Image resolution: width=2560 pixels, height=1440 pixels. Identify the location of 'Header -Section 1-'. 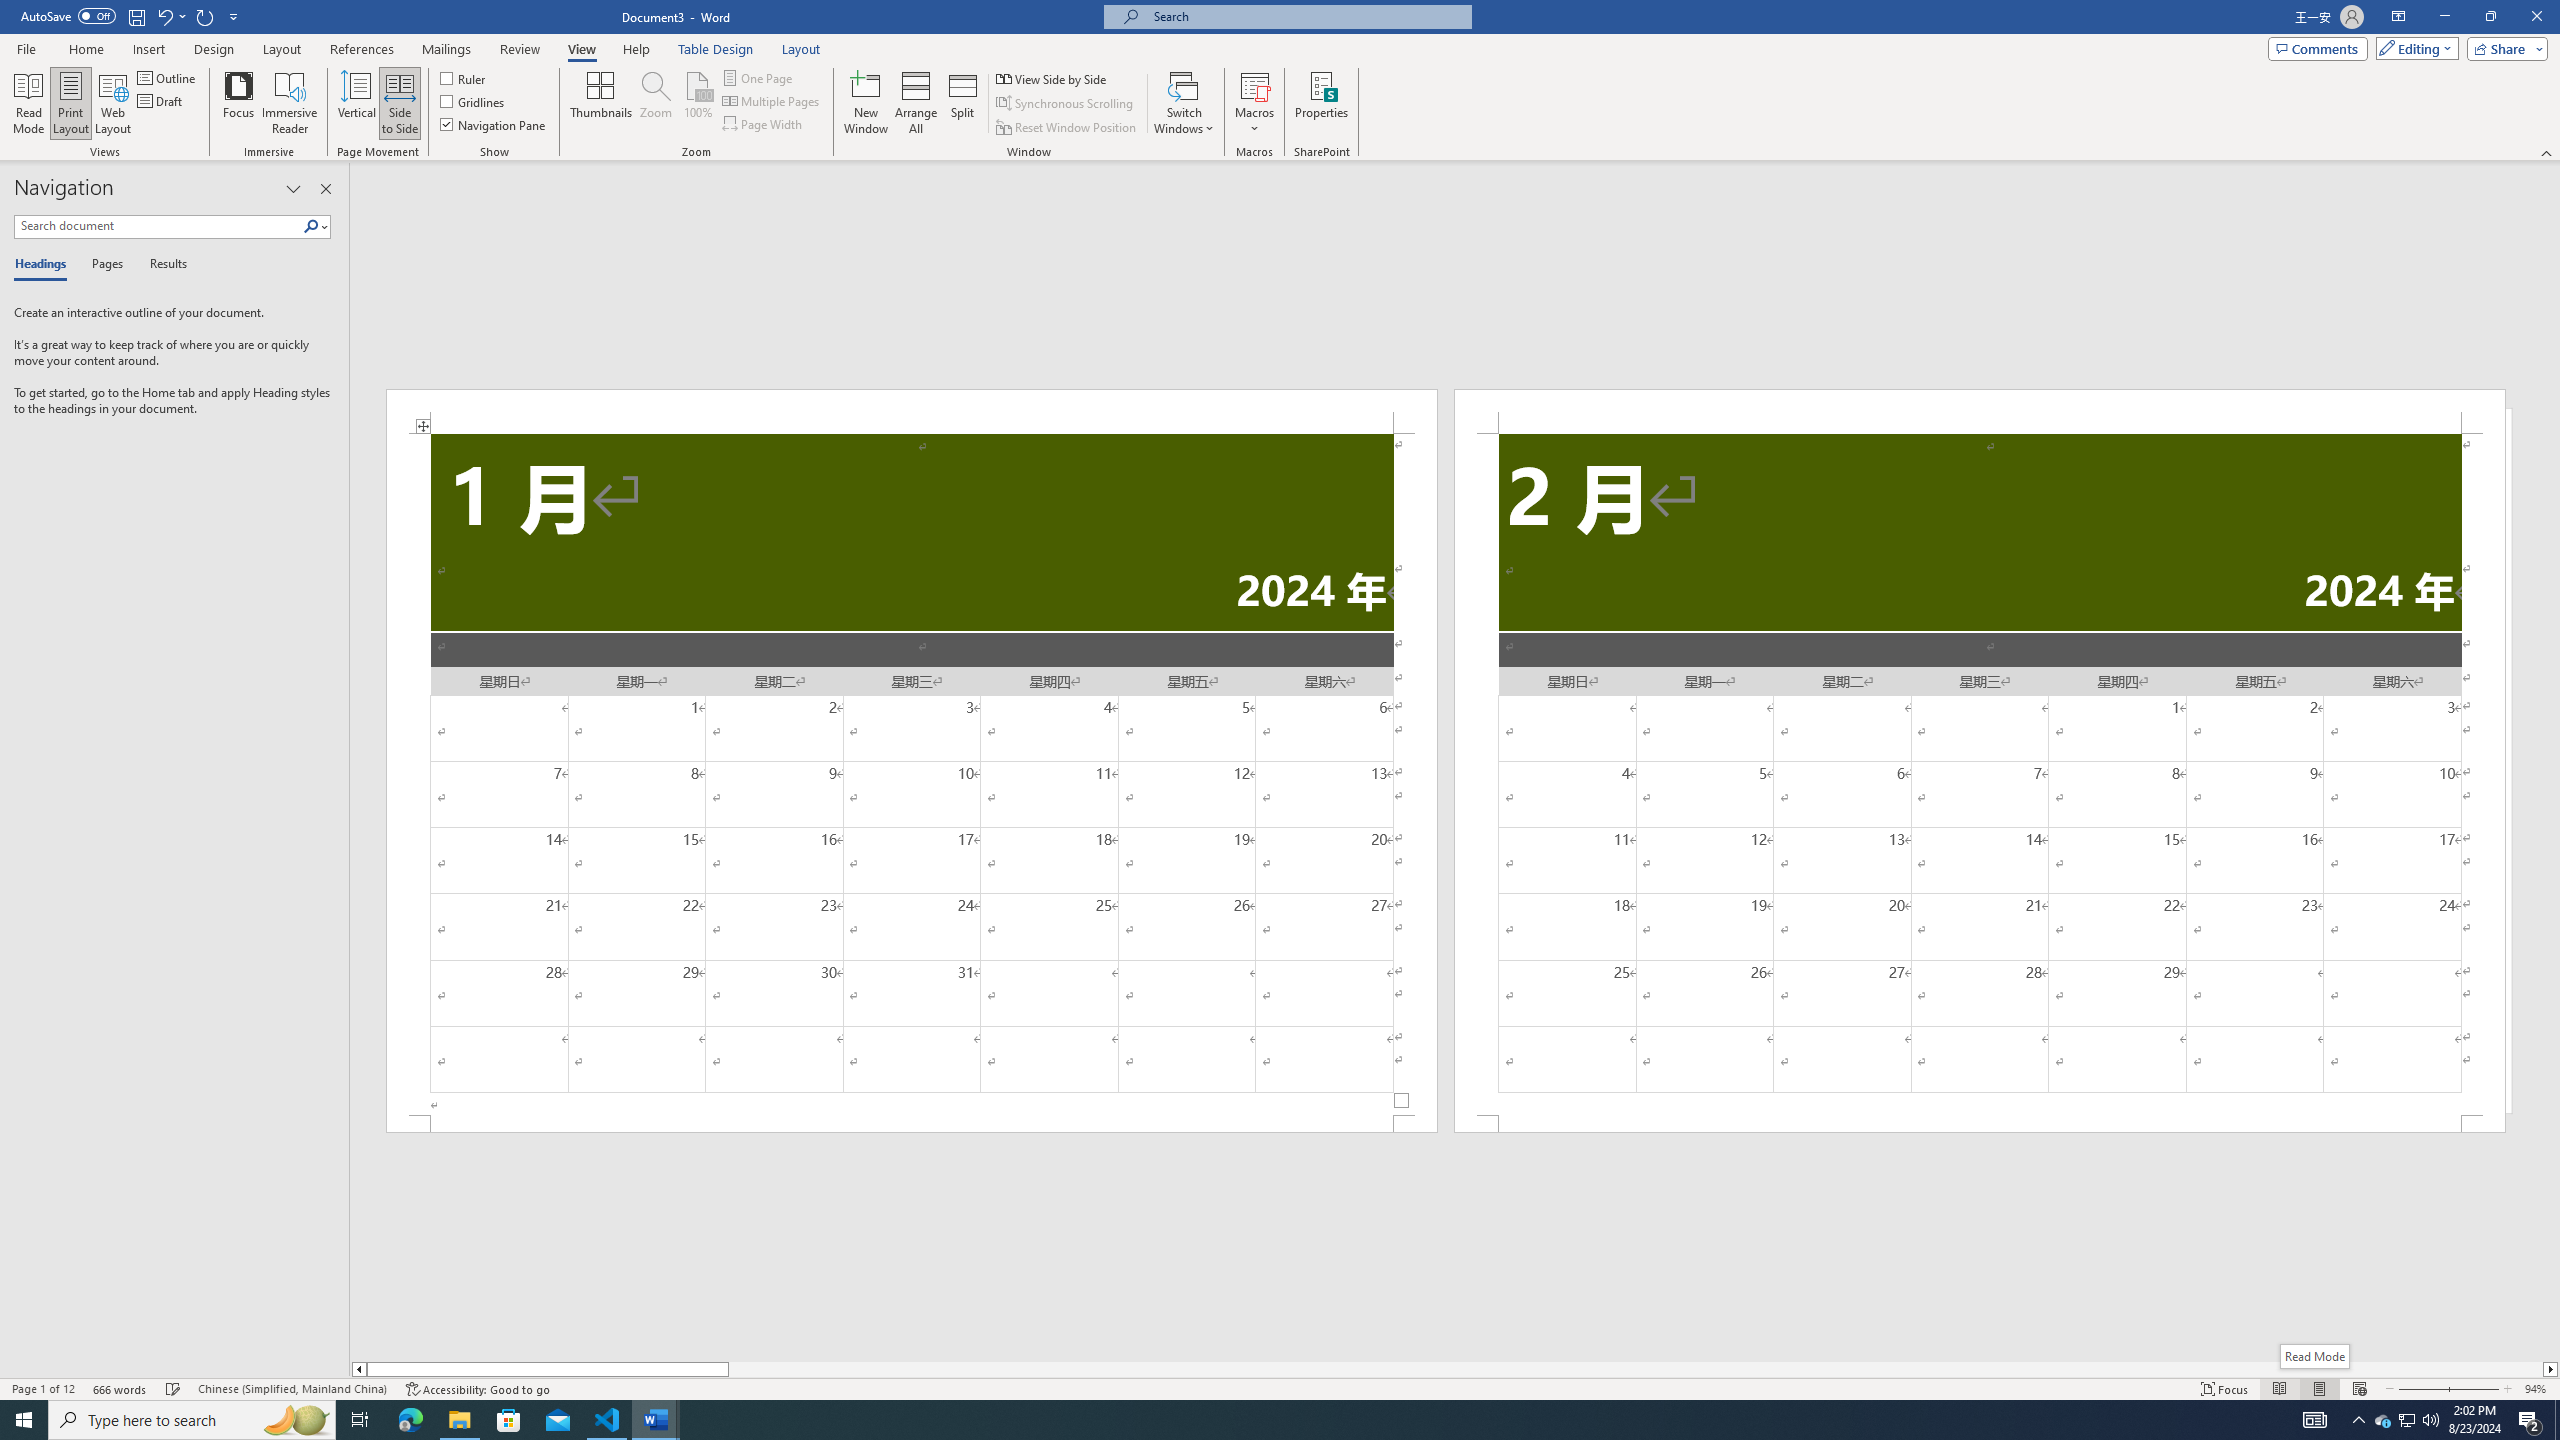
(912, 410).